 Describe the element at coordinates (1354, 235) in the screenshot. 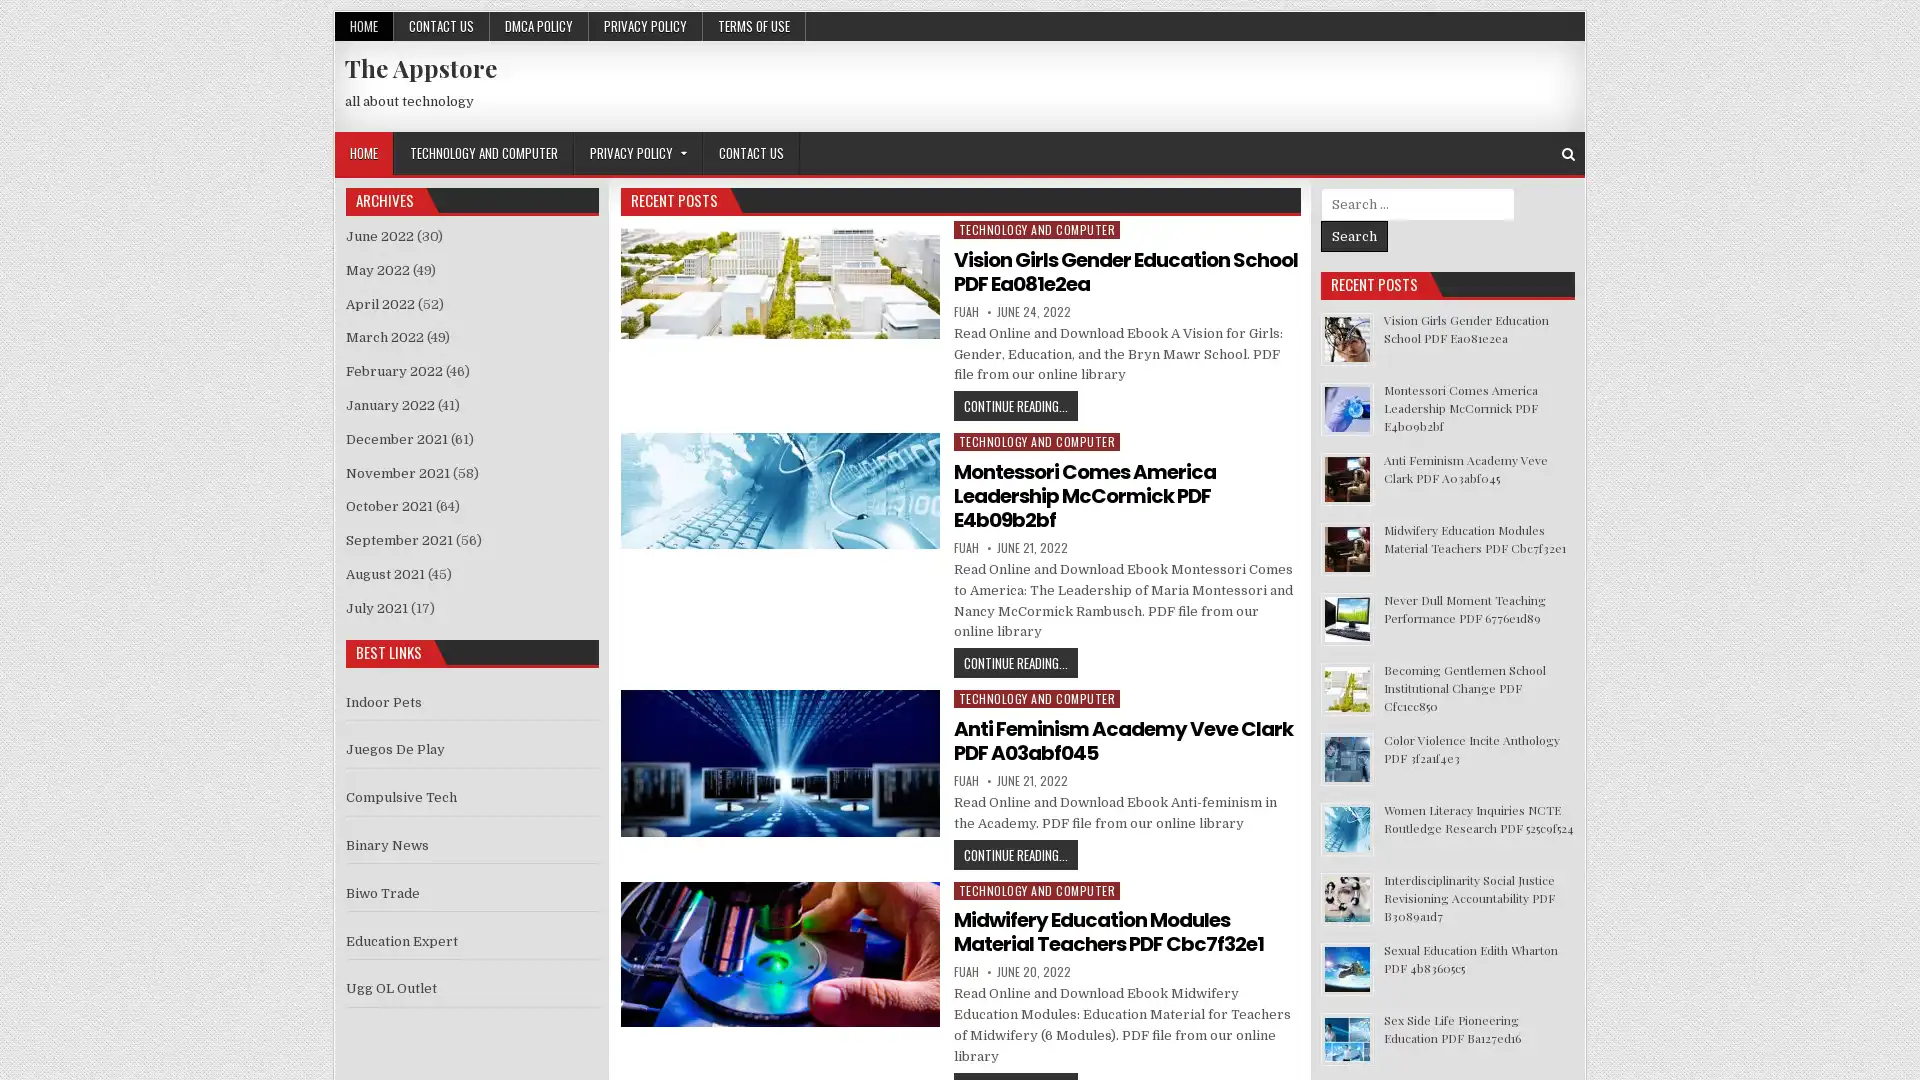

I see `Search` at that location.